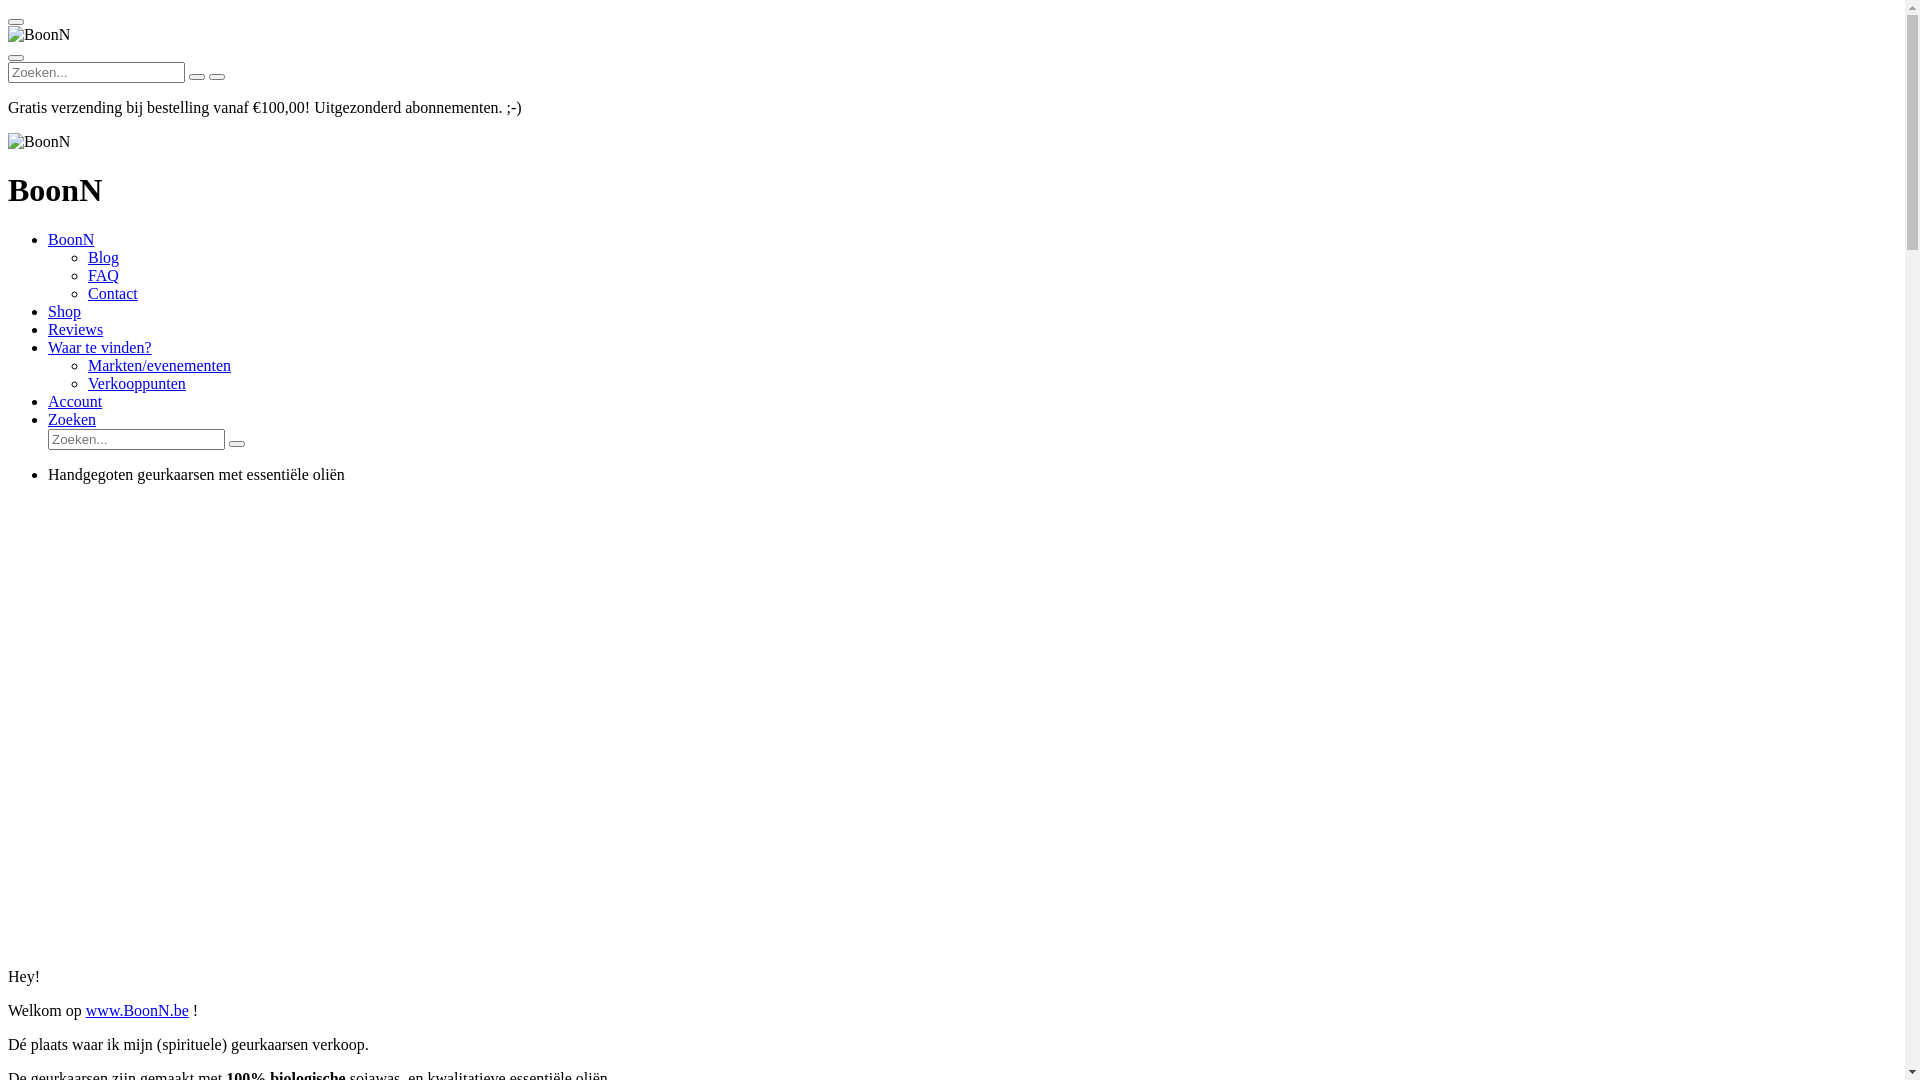  Describe the element at coordinates (136, 383) in the screenshot. I see `'Verkooppunten'` at that location.